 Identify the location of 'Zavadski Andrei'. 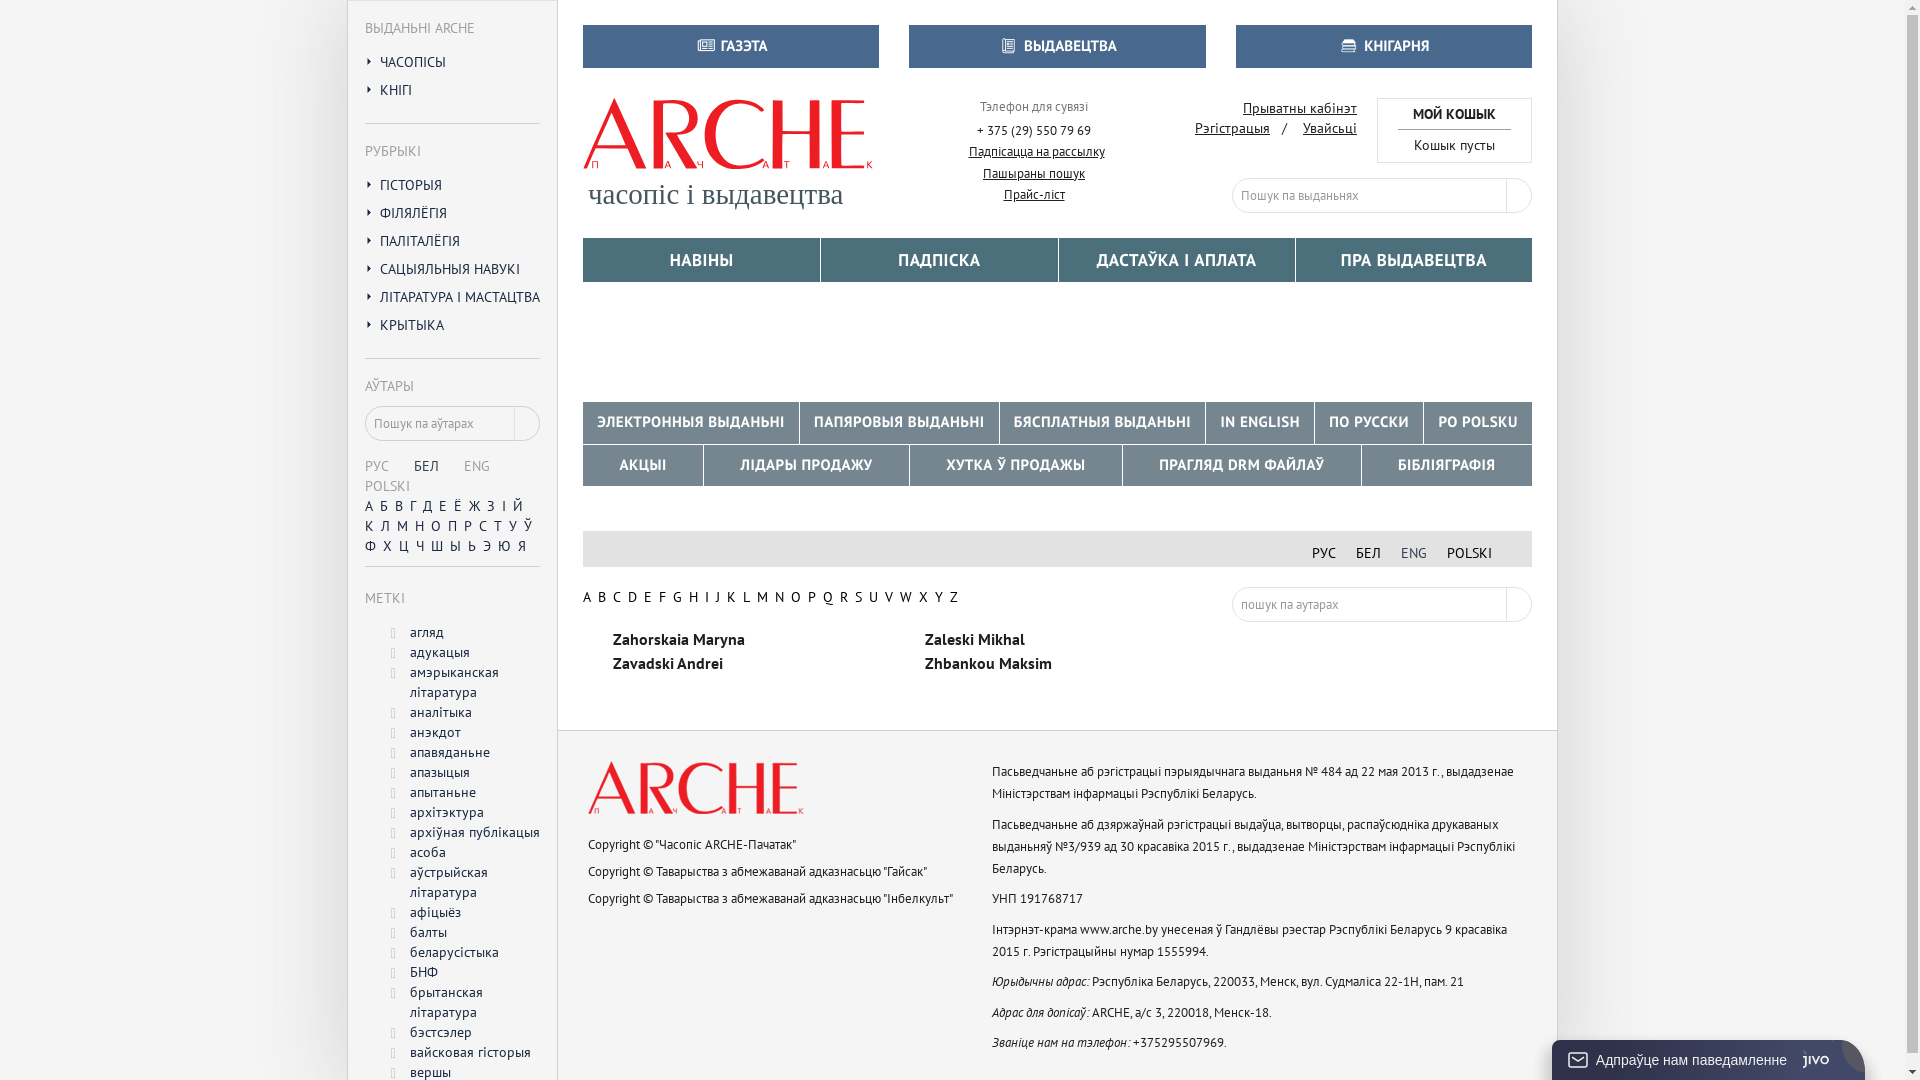
(667, 663).